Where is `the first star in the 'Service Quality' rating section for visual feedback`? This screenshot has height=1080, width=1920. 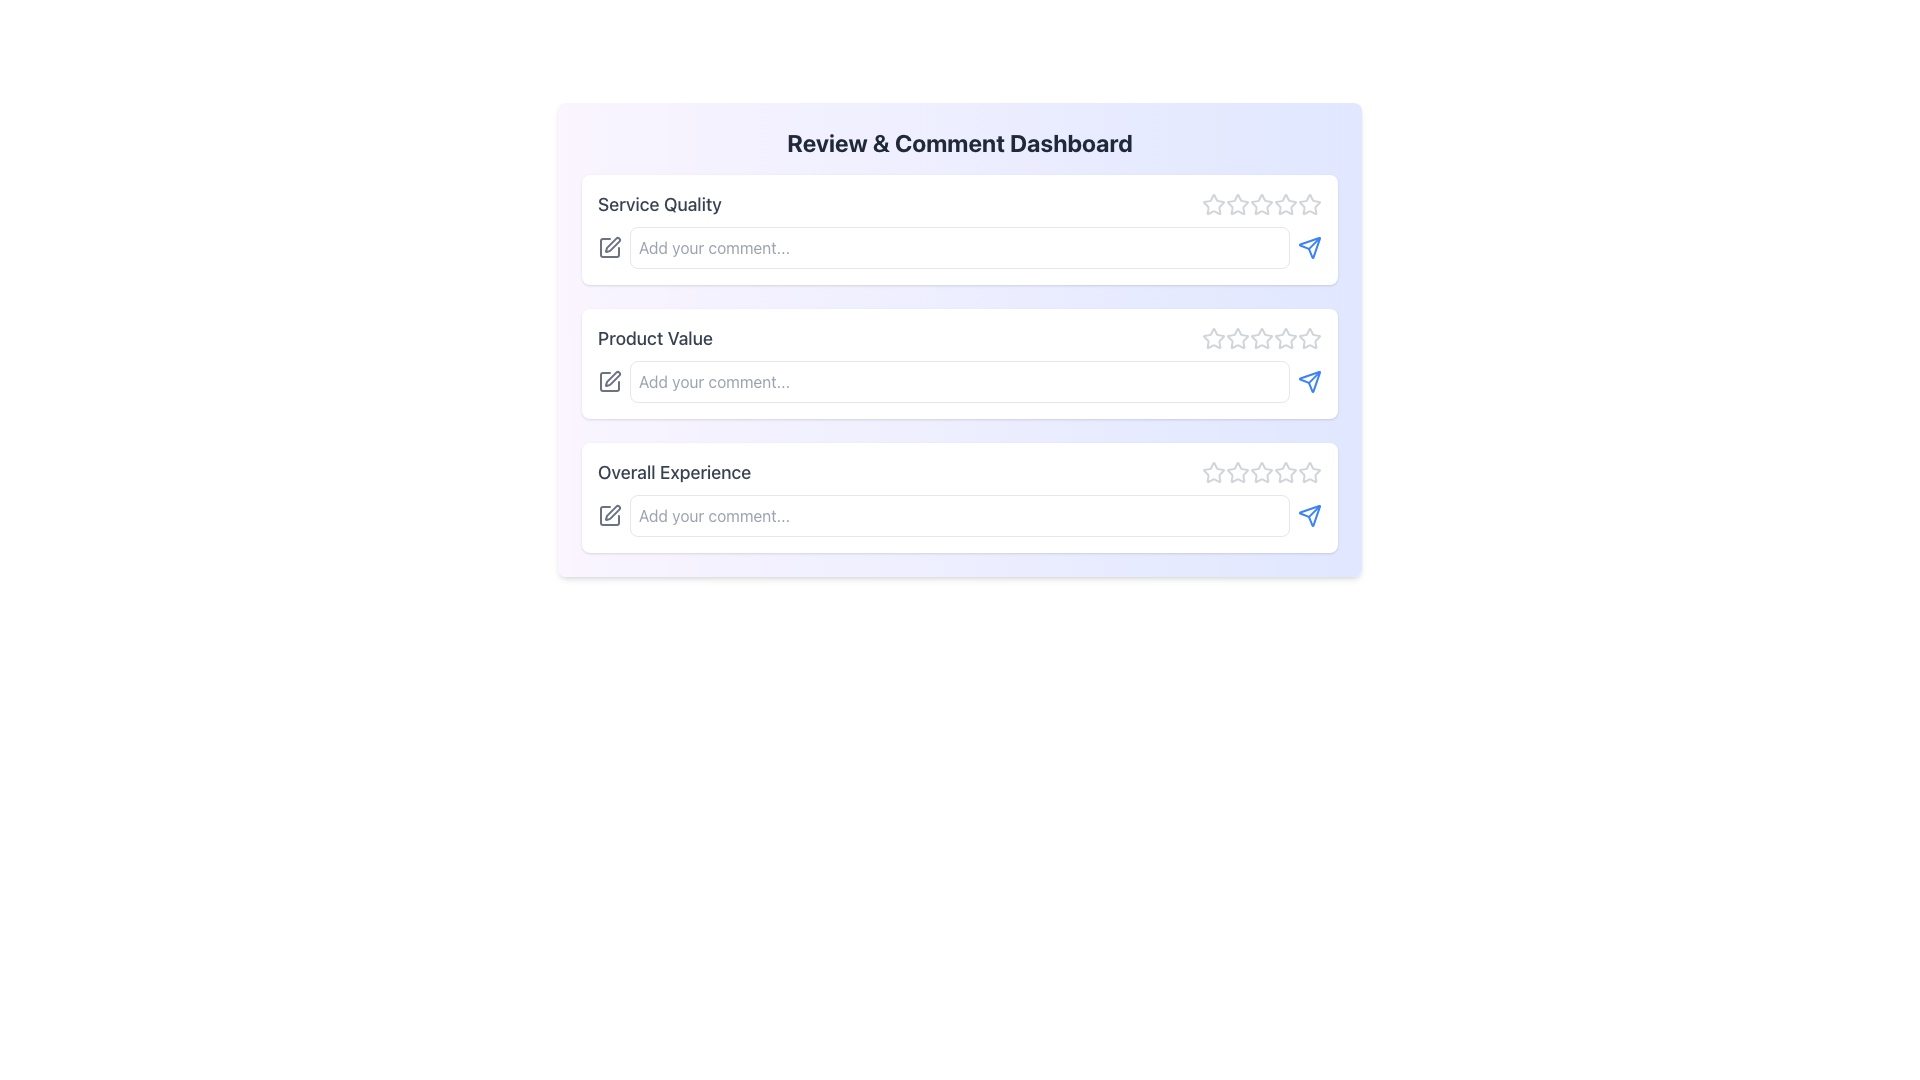
the first star in the 'Service Quality' rating section for visual feedback is located at coordinates (1213, 204).